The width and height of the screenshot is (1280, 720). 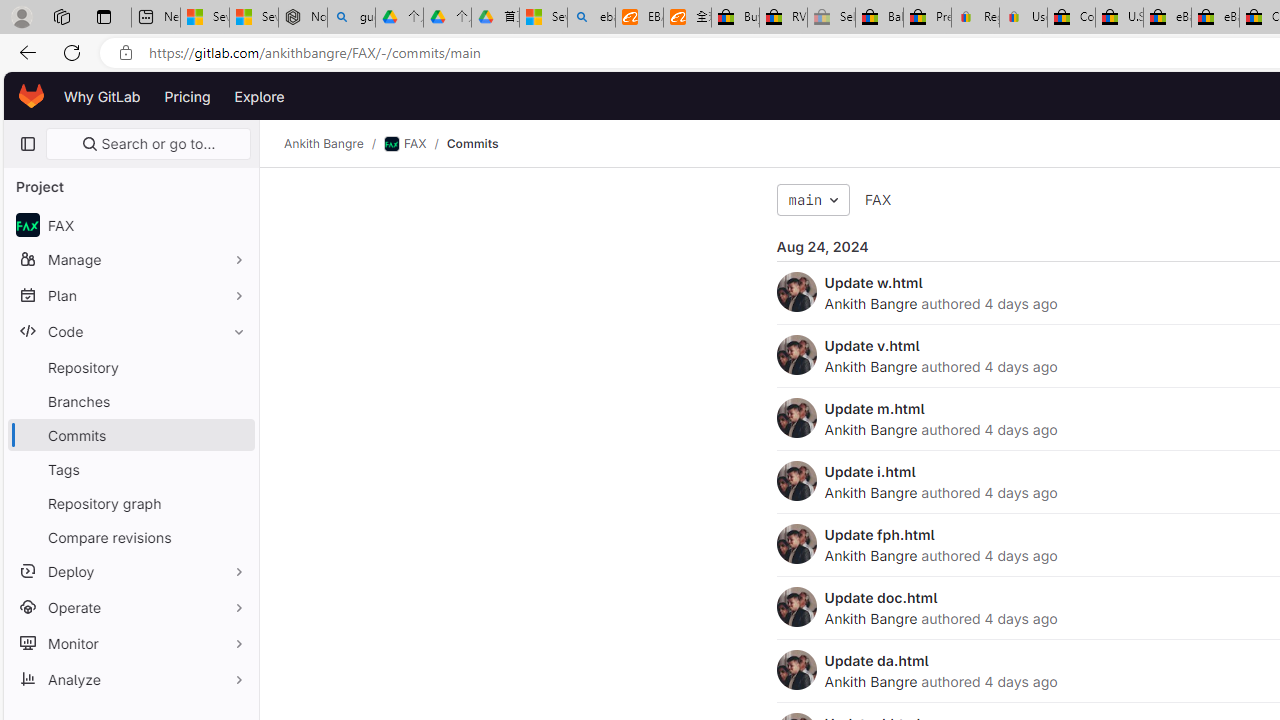 I want to click on 'Update w.html', so click(x=873, y=282).